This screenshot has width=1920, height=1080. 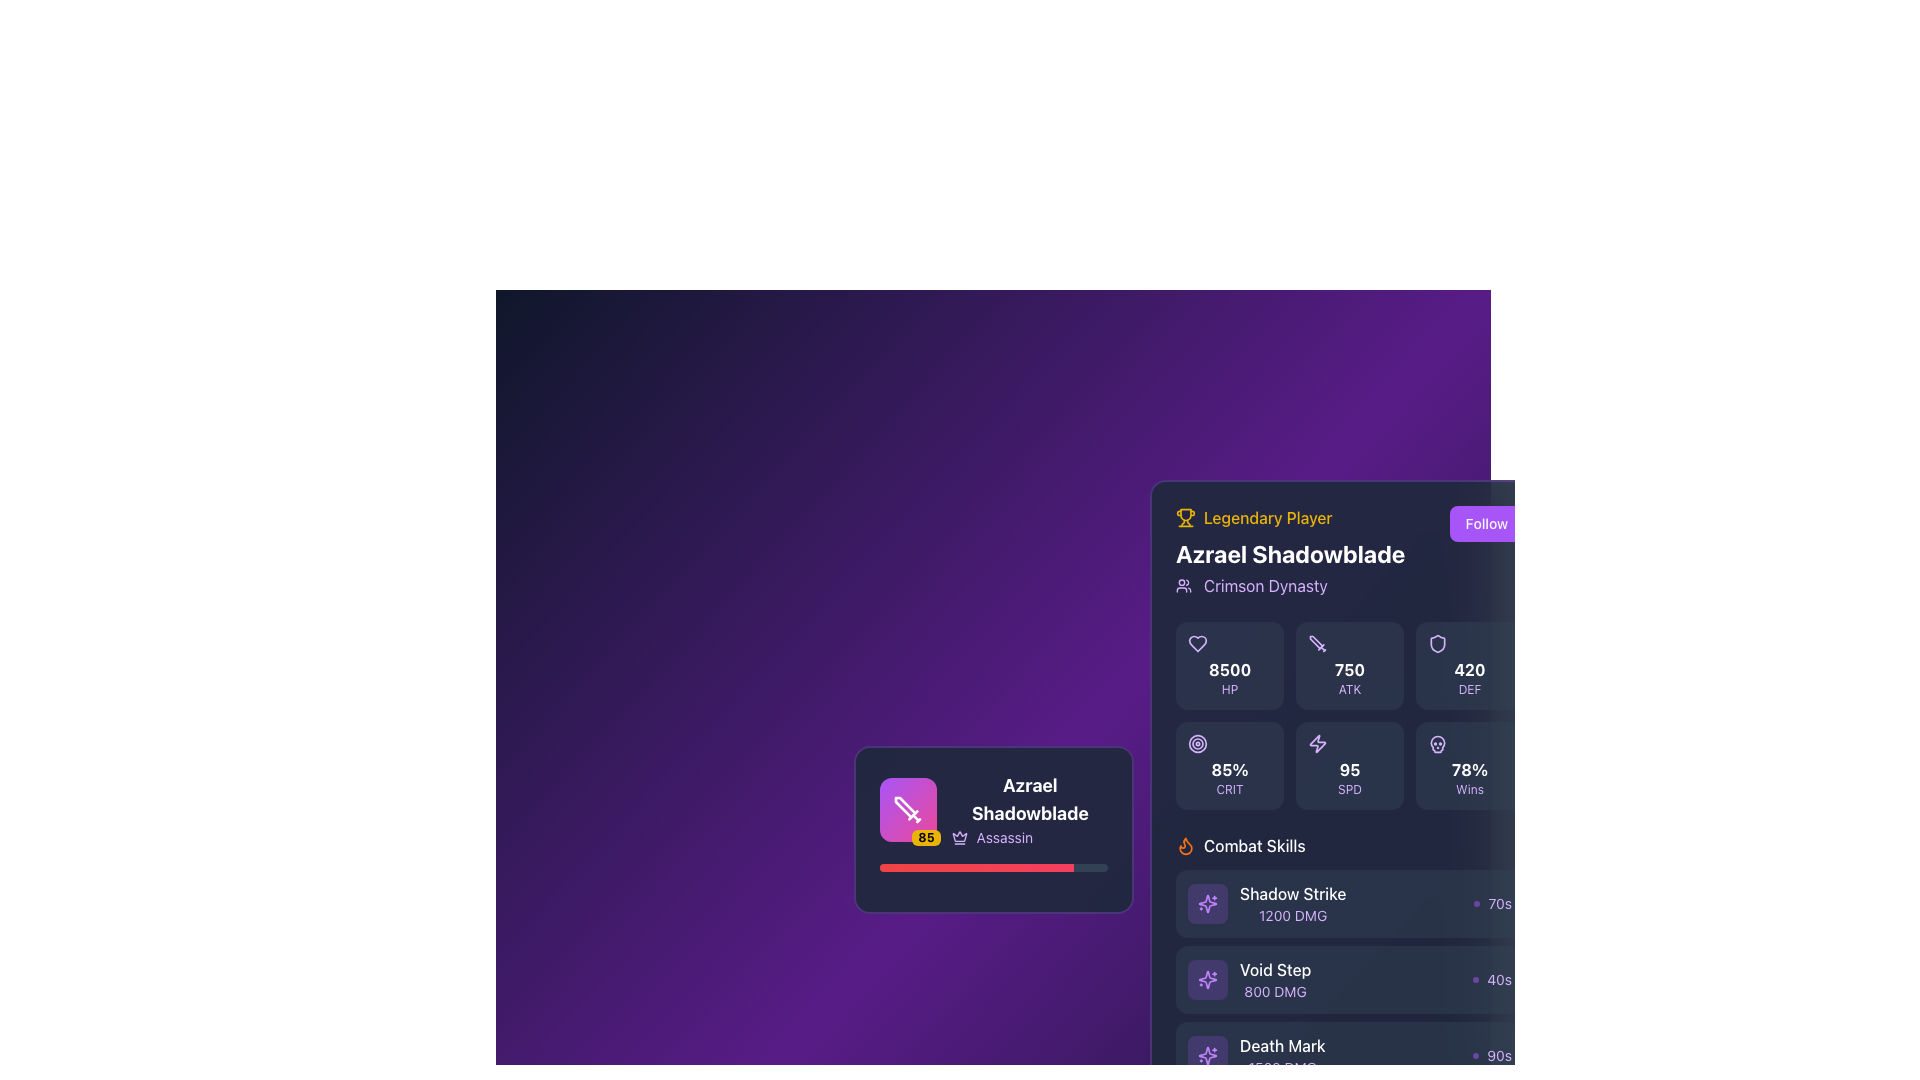 What do you see at coordinates (1290, 585) in the screenshot?
I see `the Text Label with Icon displaying 'Crimson Dynasty', which is styled in purple and located below 'Azrael Shadowblade'` at bounding box center [1290, 585].